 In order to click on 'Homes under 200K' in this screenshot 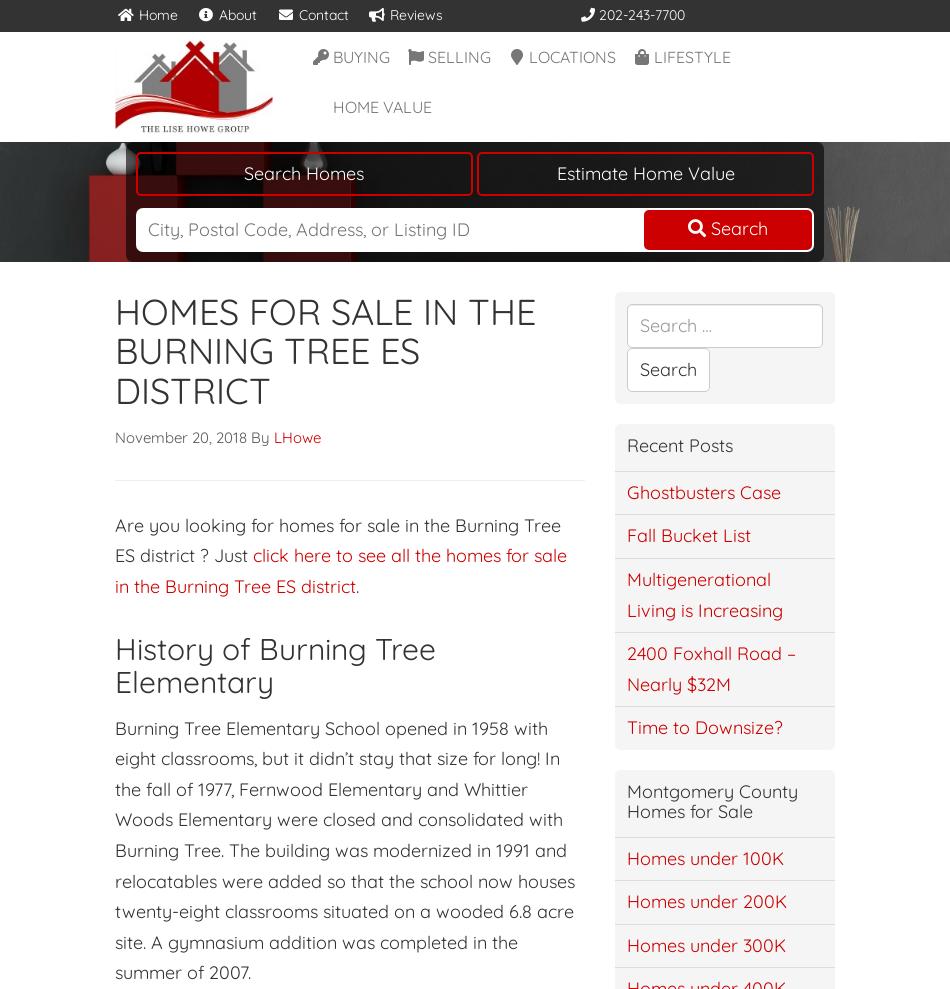, I will do `click(706, 900)`.